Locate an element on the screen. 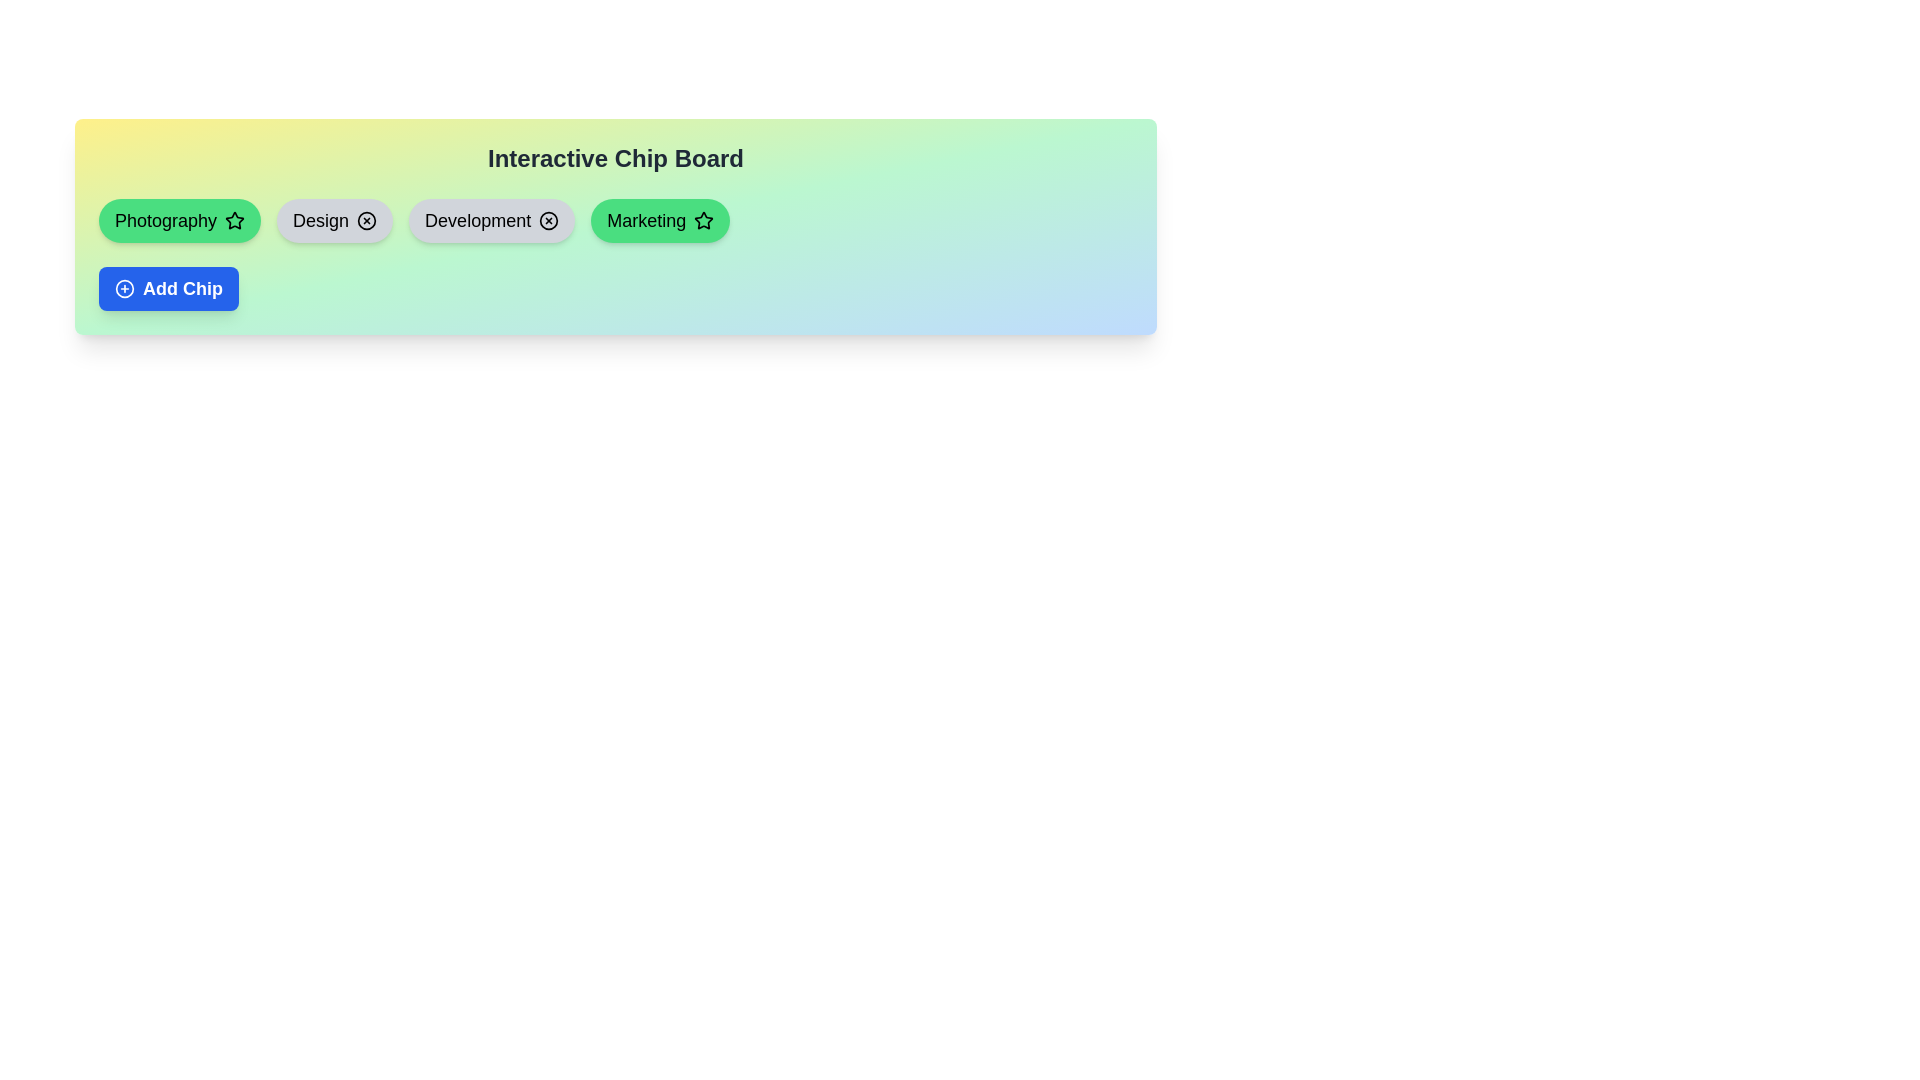 The width and height of the screenshot is (1920, 1080). the Close button icon within the 'Design' chip is located at coordinates (367, 220).